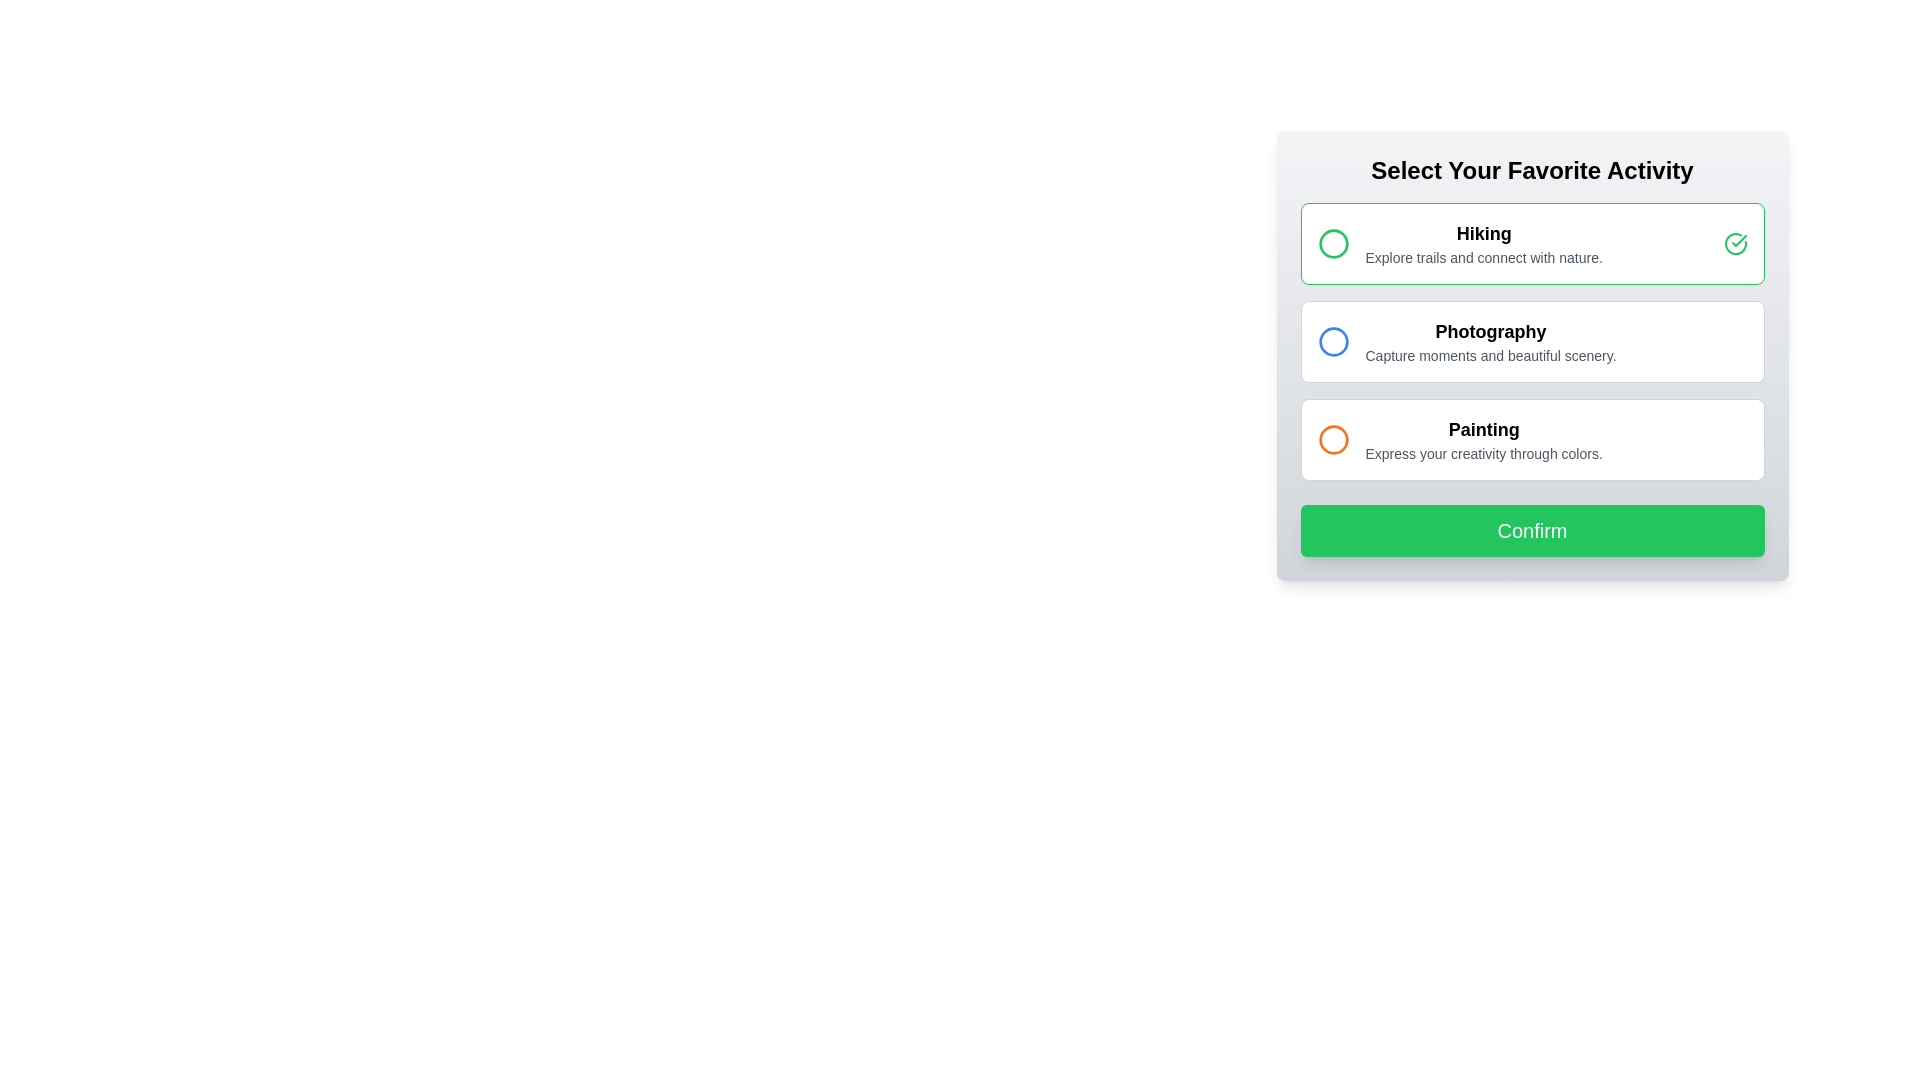 Image resolution: width=1920 pixels, height=1080 pixels. I want to click on the green rectangular 'Confirm' button with rounded corners at the bottom of the card-style layout, so click(1531, 530).